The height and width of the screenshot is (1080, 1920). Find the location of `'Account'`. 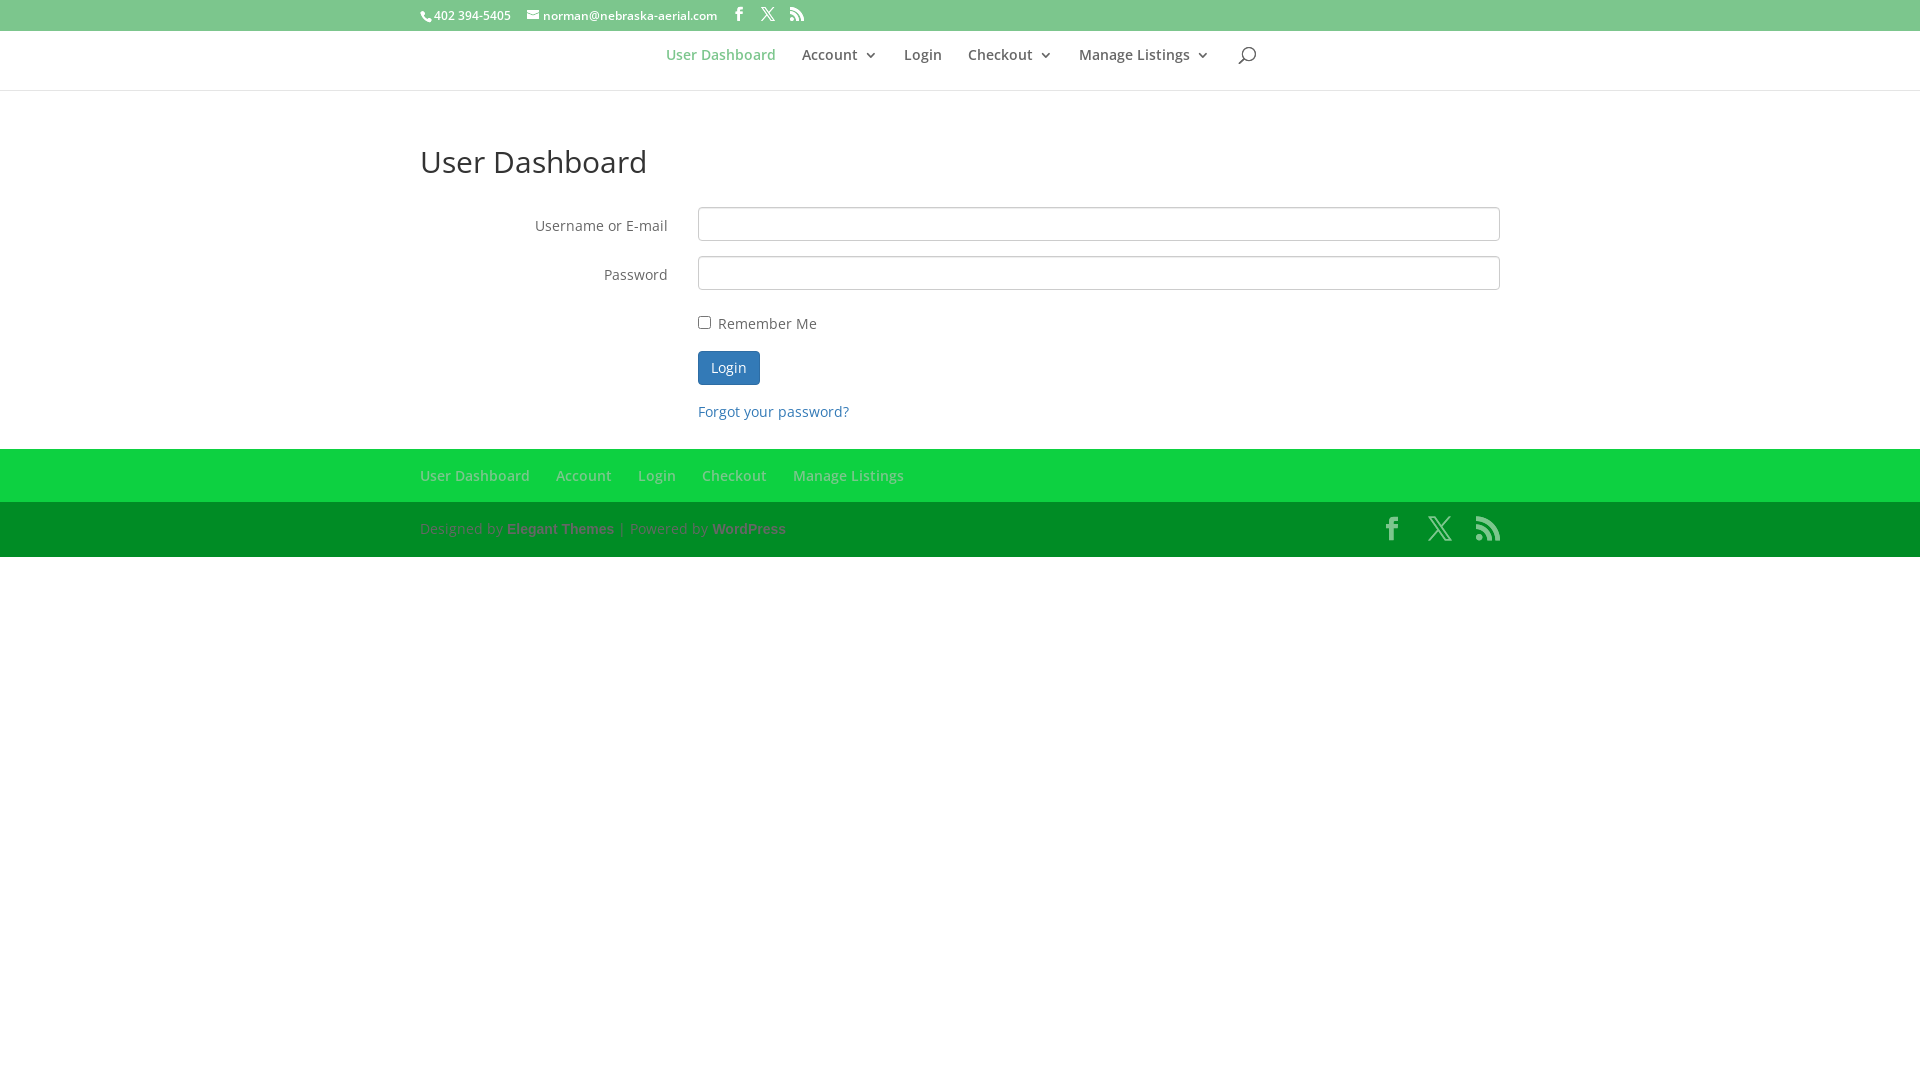

'Account' is located at coordinates (583, 475).